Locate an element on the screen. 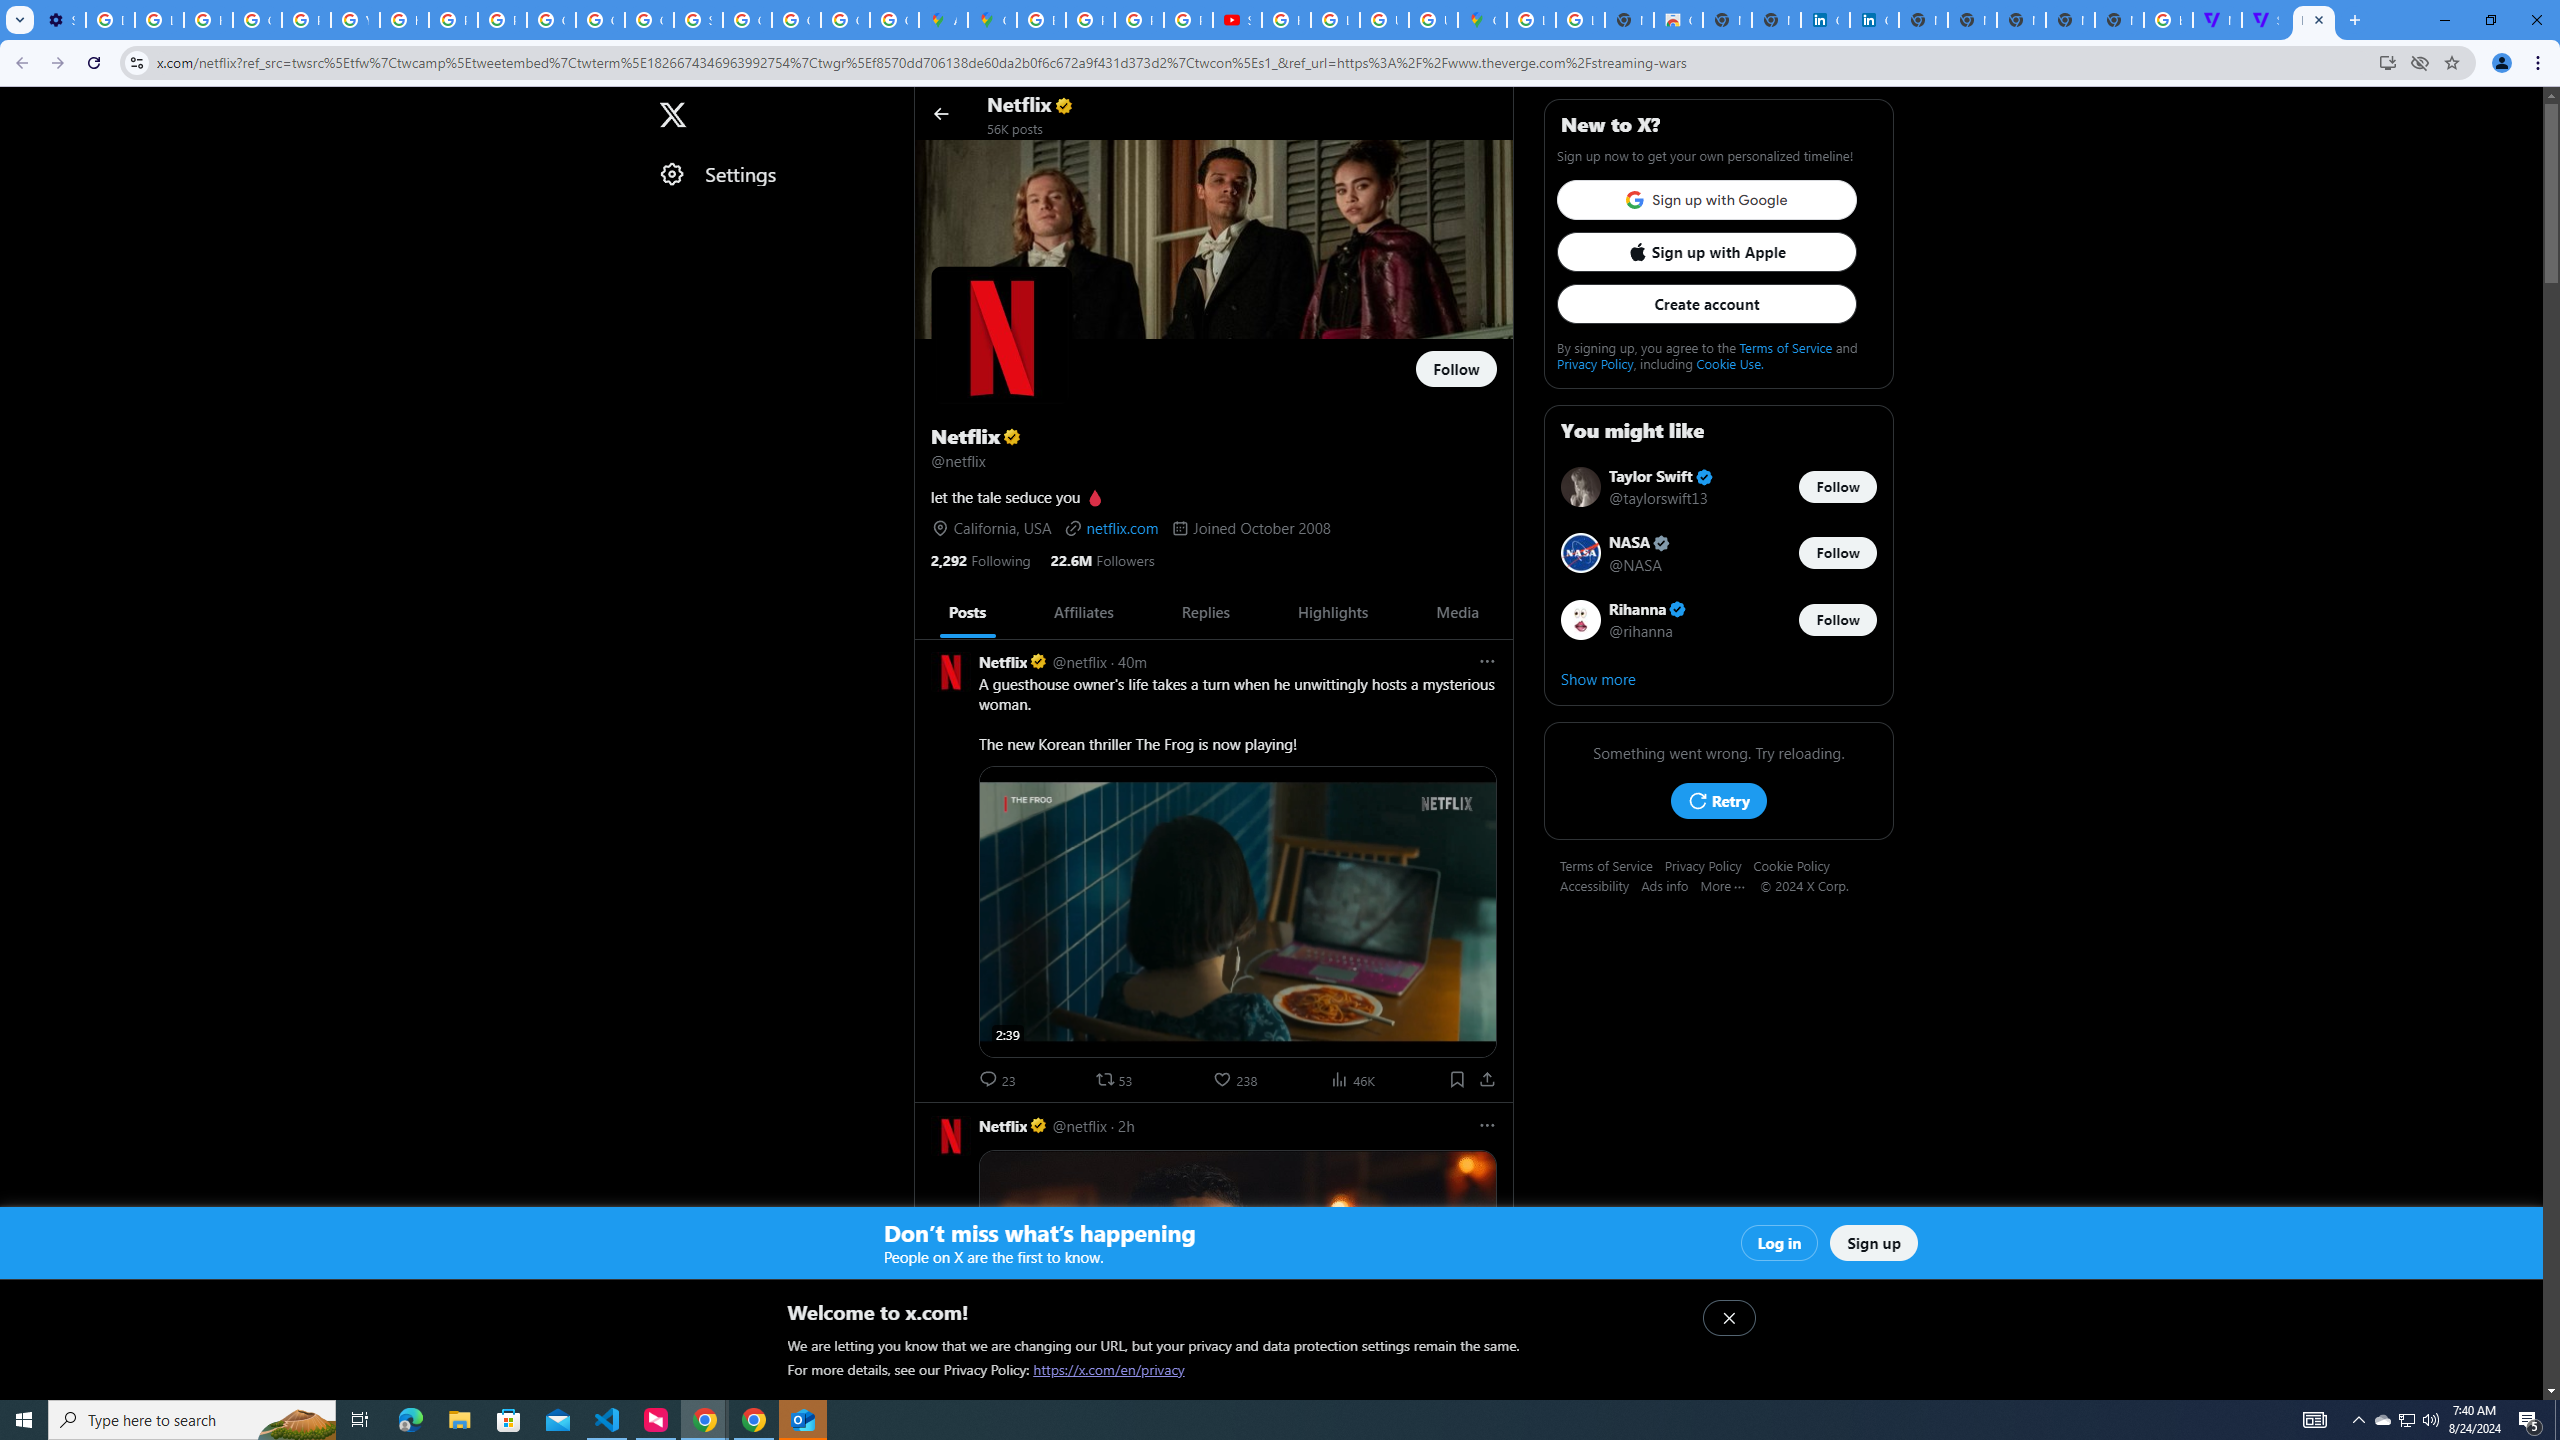  'Share post' is located at coordinates (1487, 1079).